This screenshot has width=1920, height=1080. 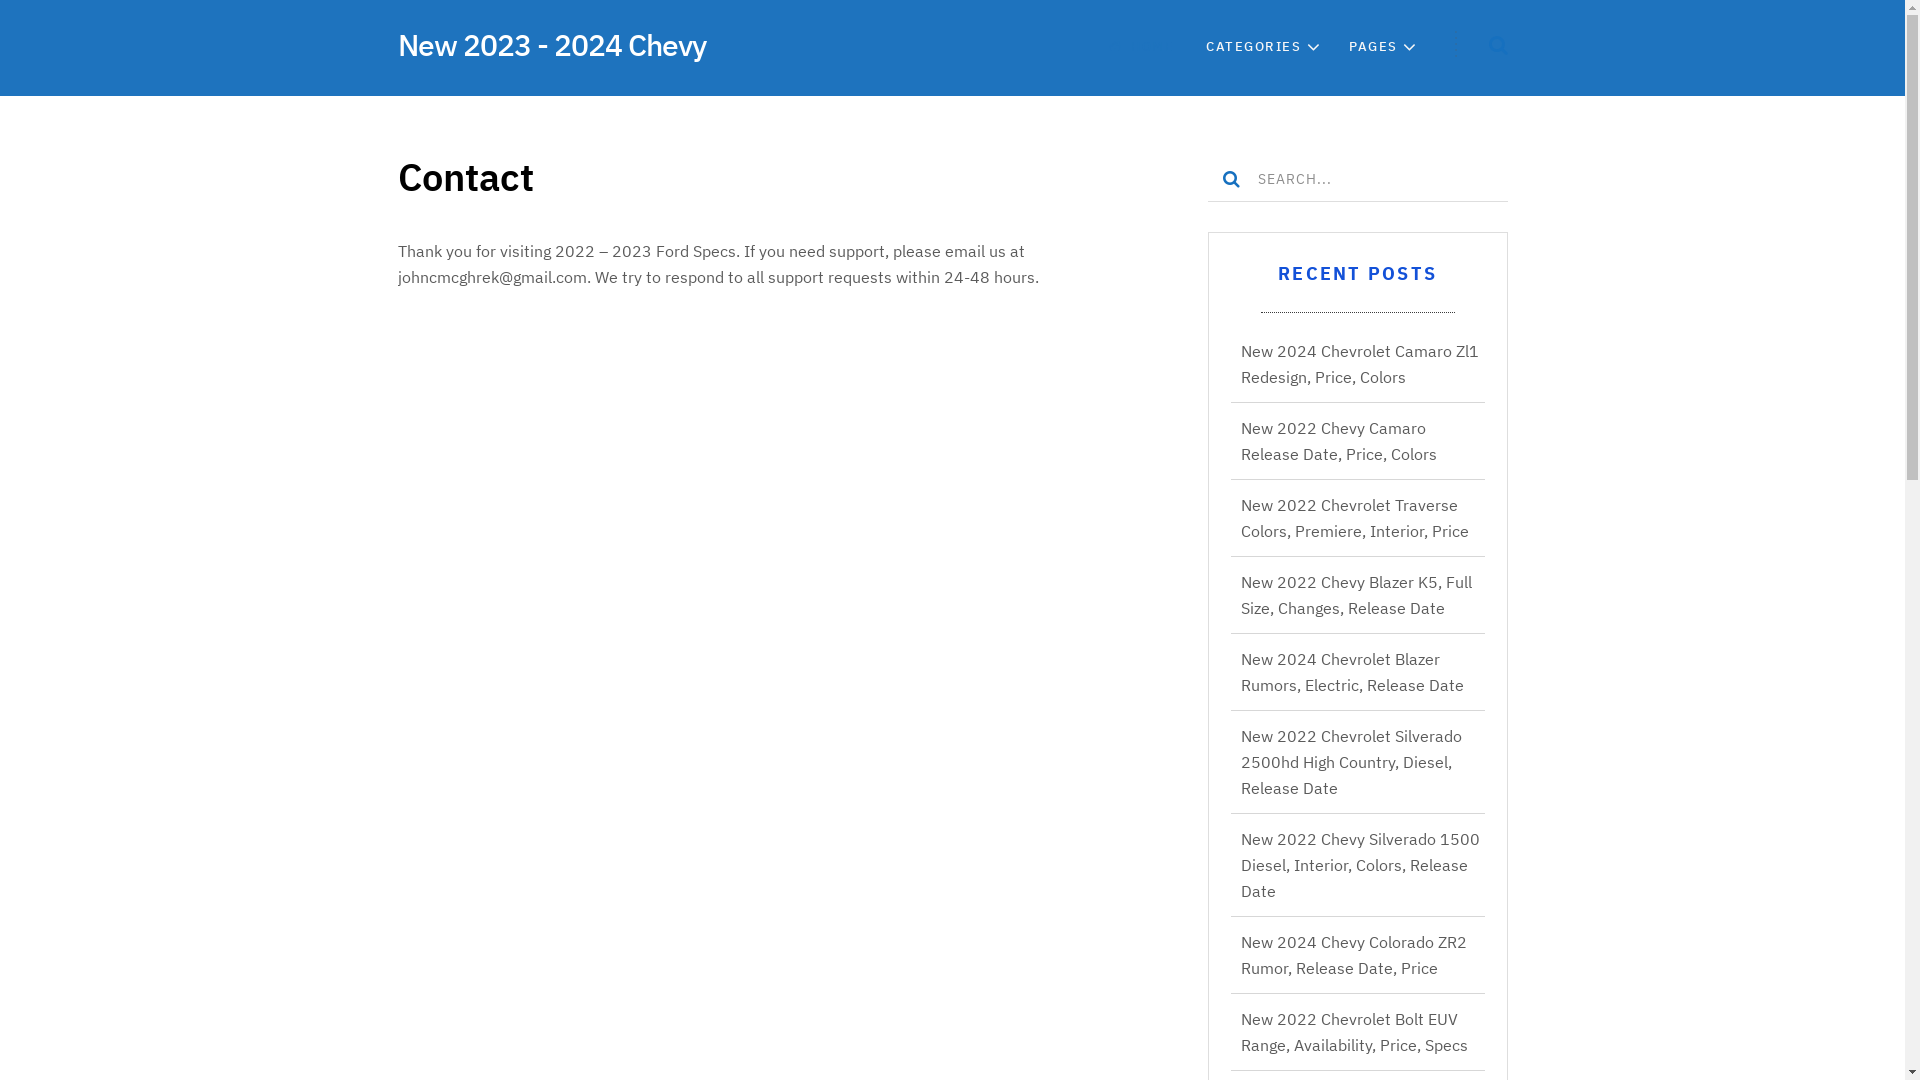 I want to click on 'PAGES', so click(x=1348, y=45).